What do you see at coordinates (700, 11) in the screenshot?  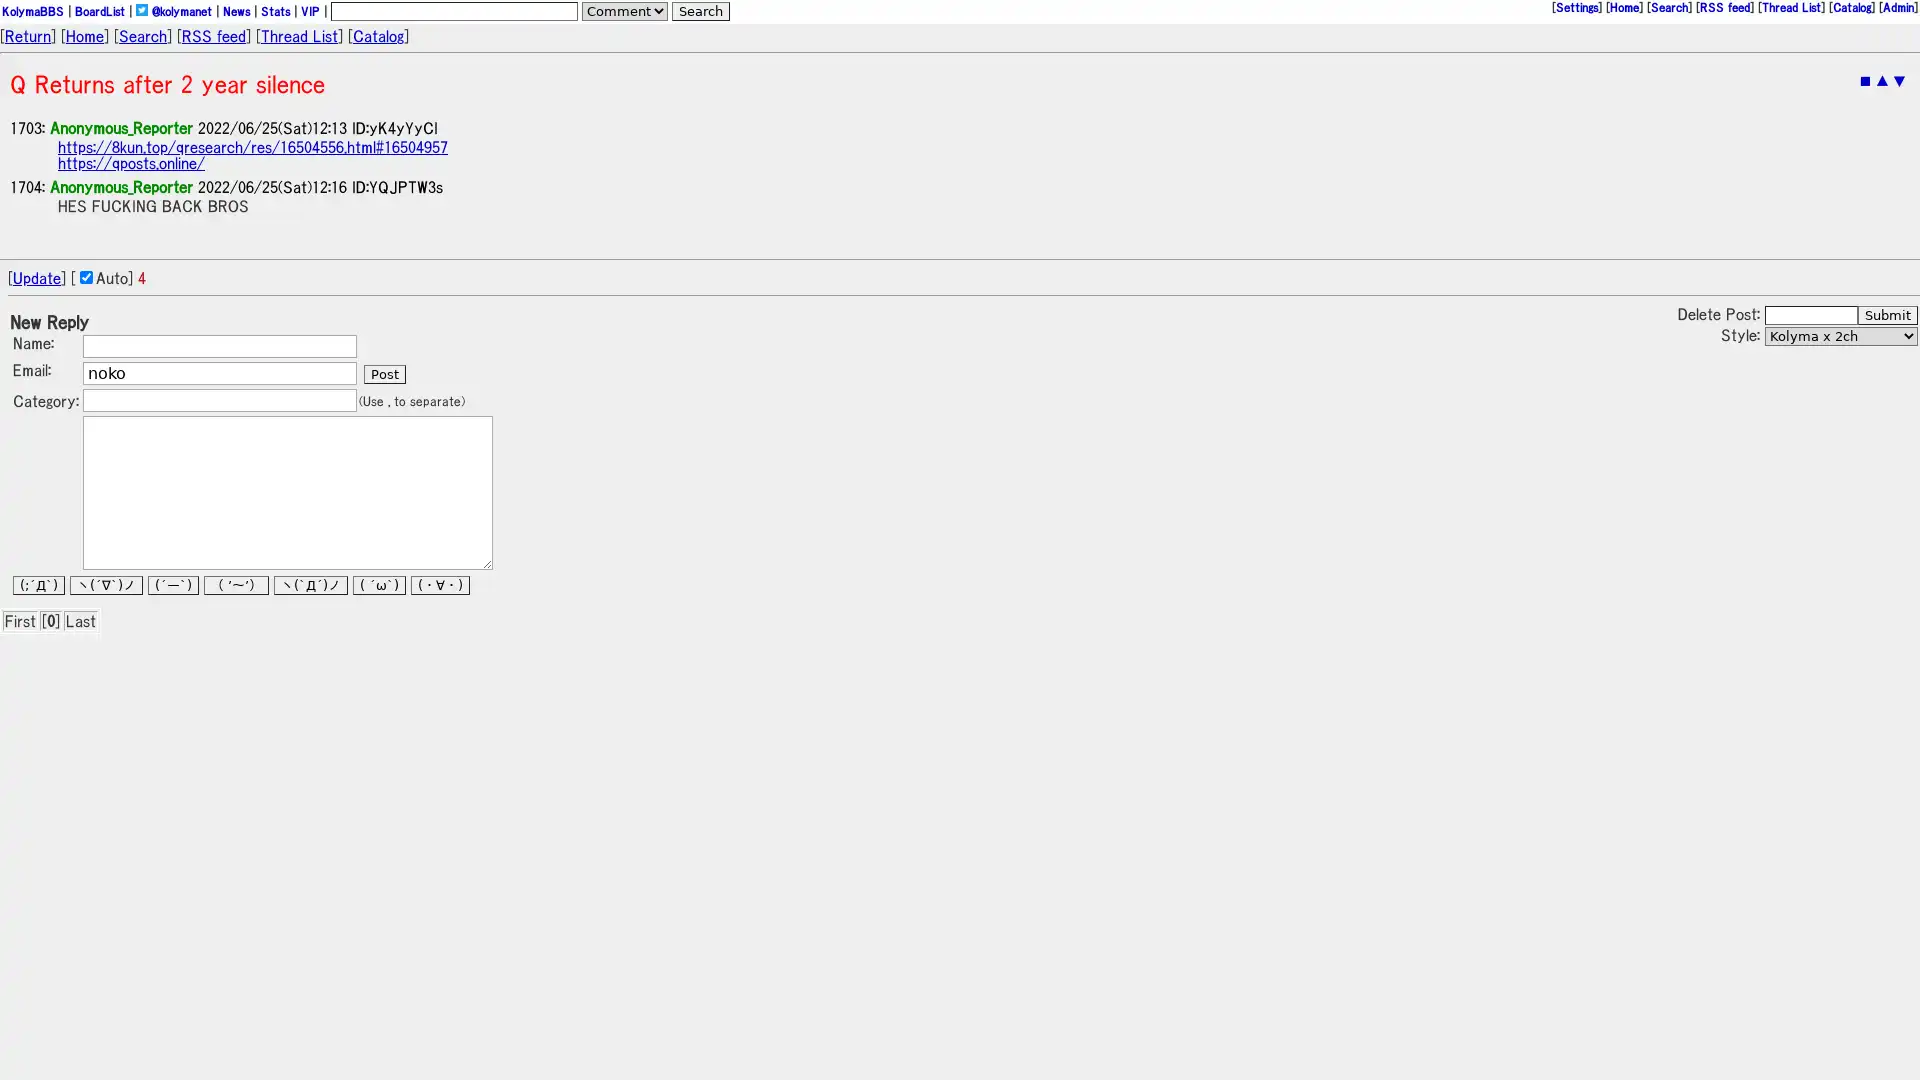 I see `Search` at bounding box center [700, 11].